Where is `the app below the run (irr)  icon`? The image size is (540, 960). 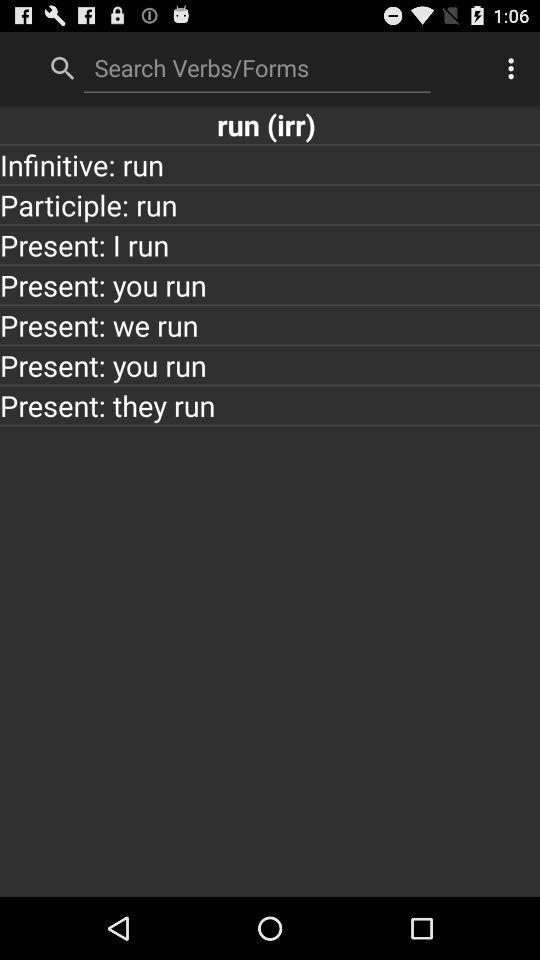
the app below the run (irr)  icon is located at coordinates (270, 163).